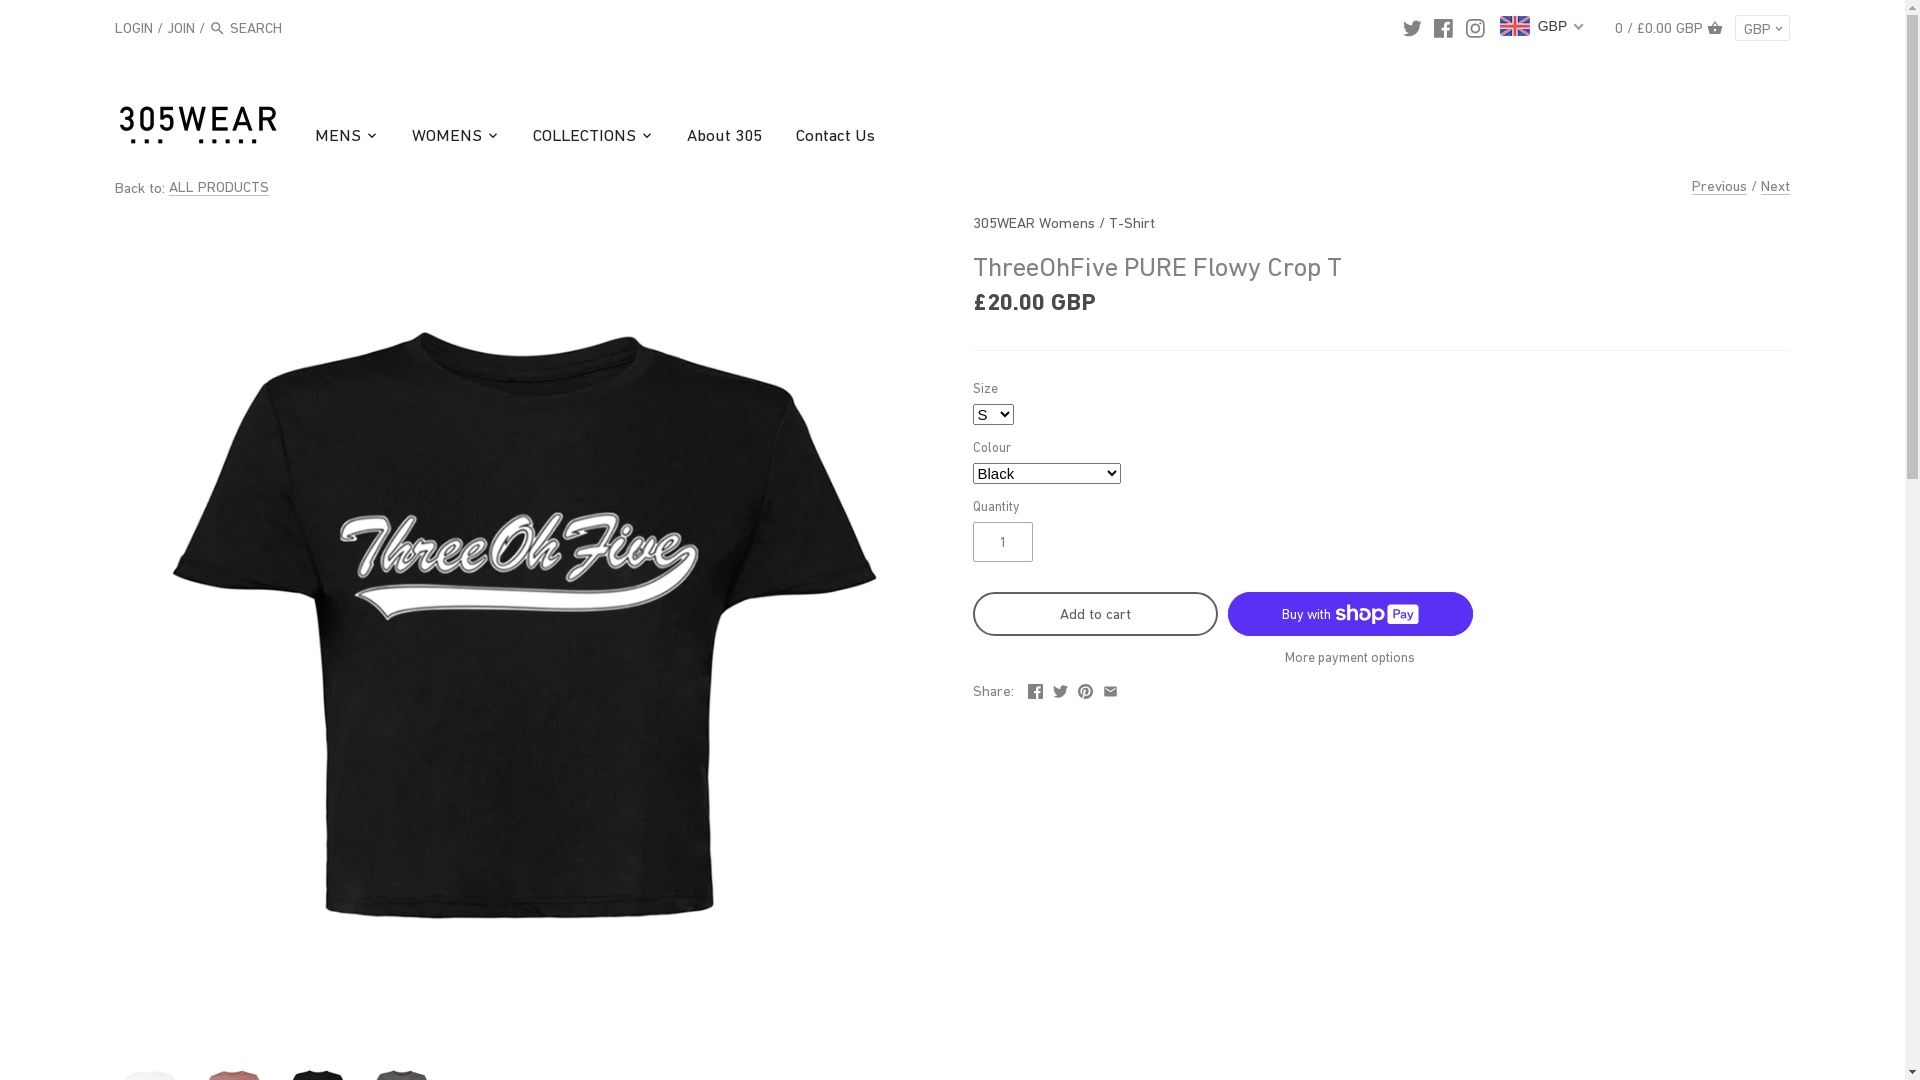 This screenshot has width=1920, height=1080. What do you see at coordinates (1109, 687) in the screenshot?
I see `'Email'` at bounding box center [1109, 687].